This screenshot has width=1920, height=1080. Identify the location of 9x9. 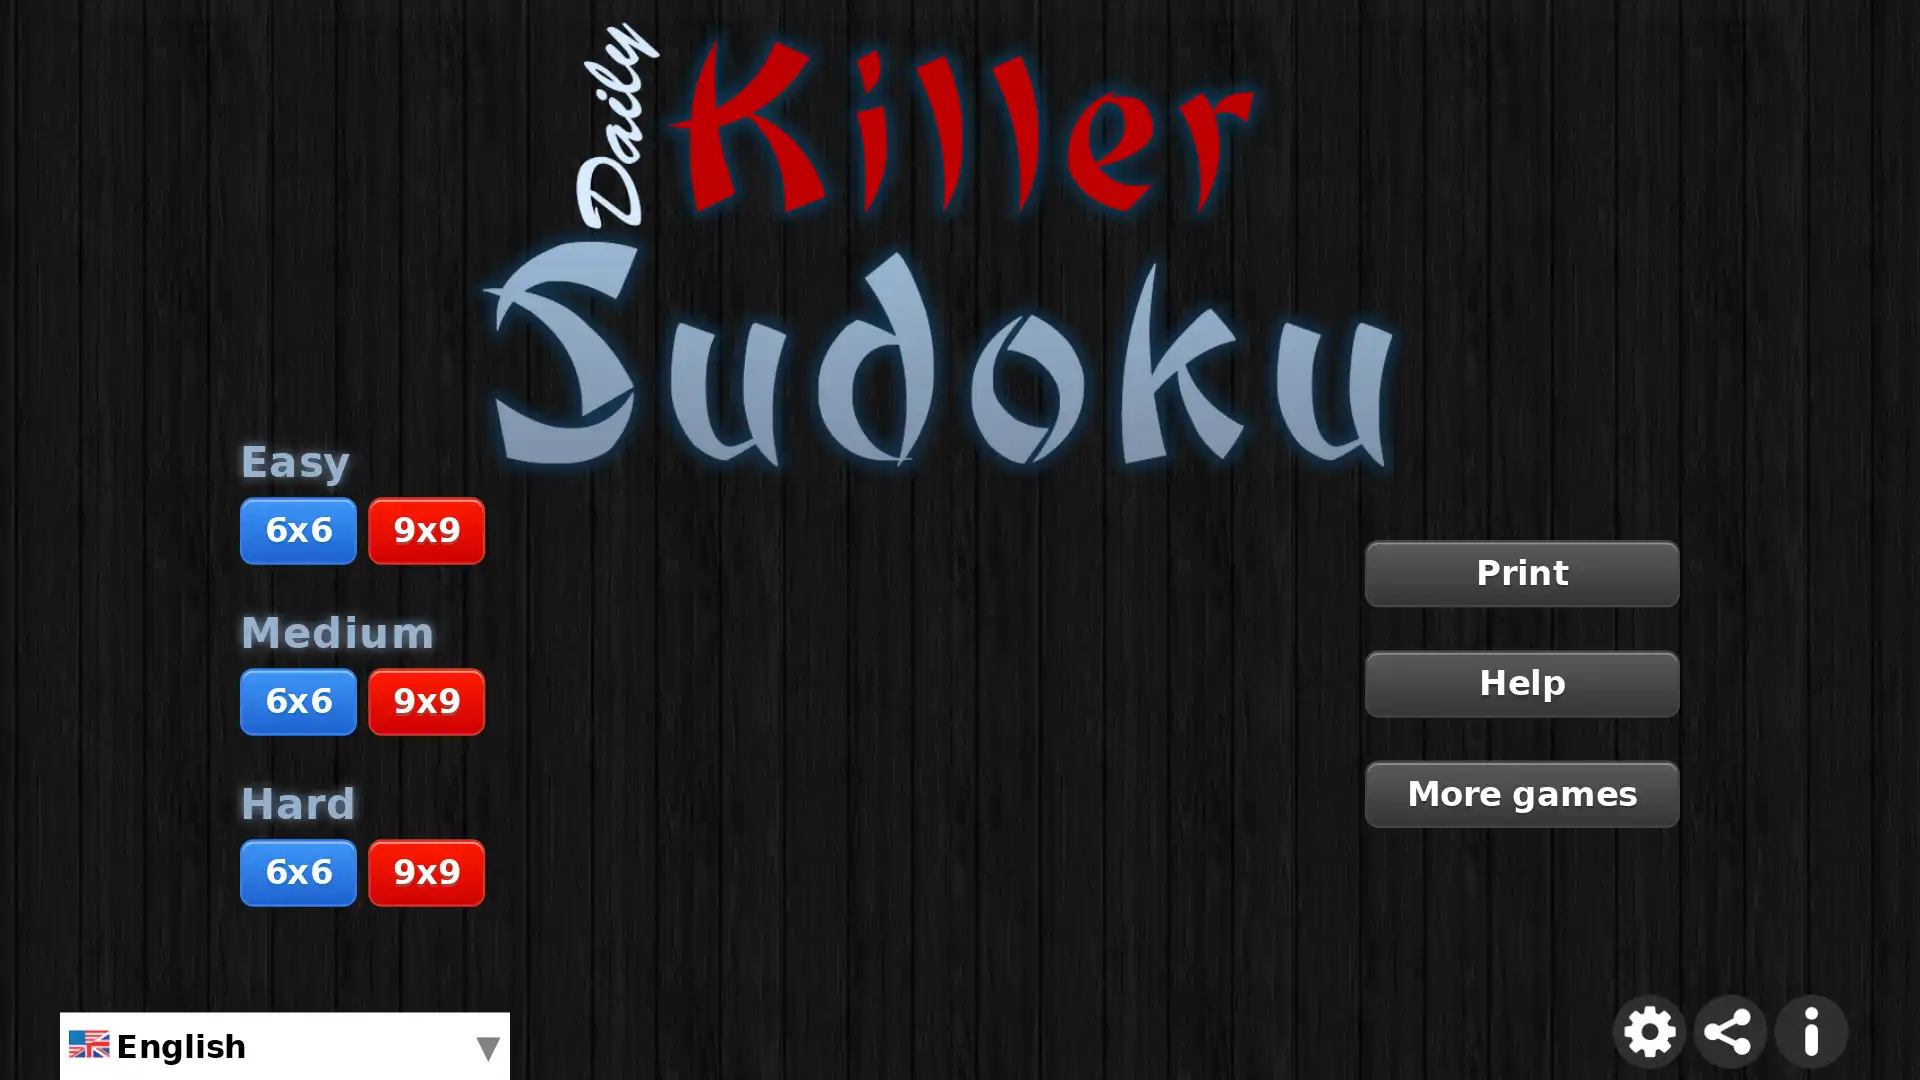
(425, 871).